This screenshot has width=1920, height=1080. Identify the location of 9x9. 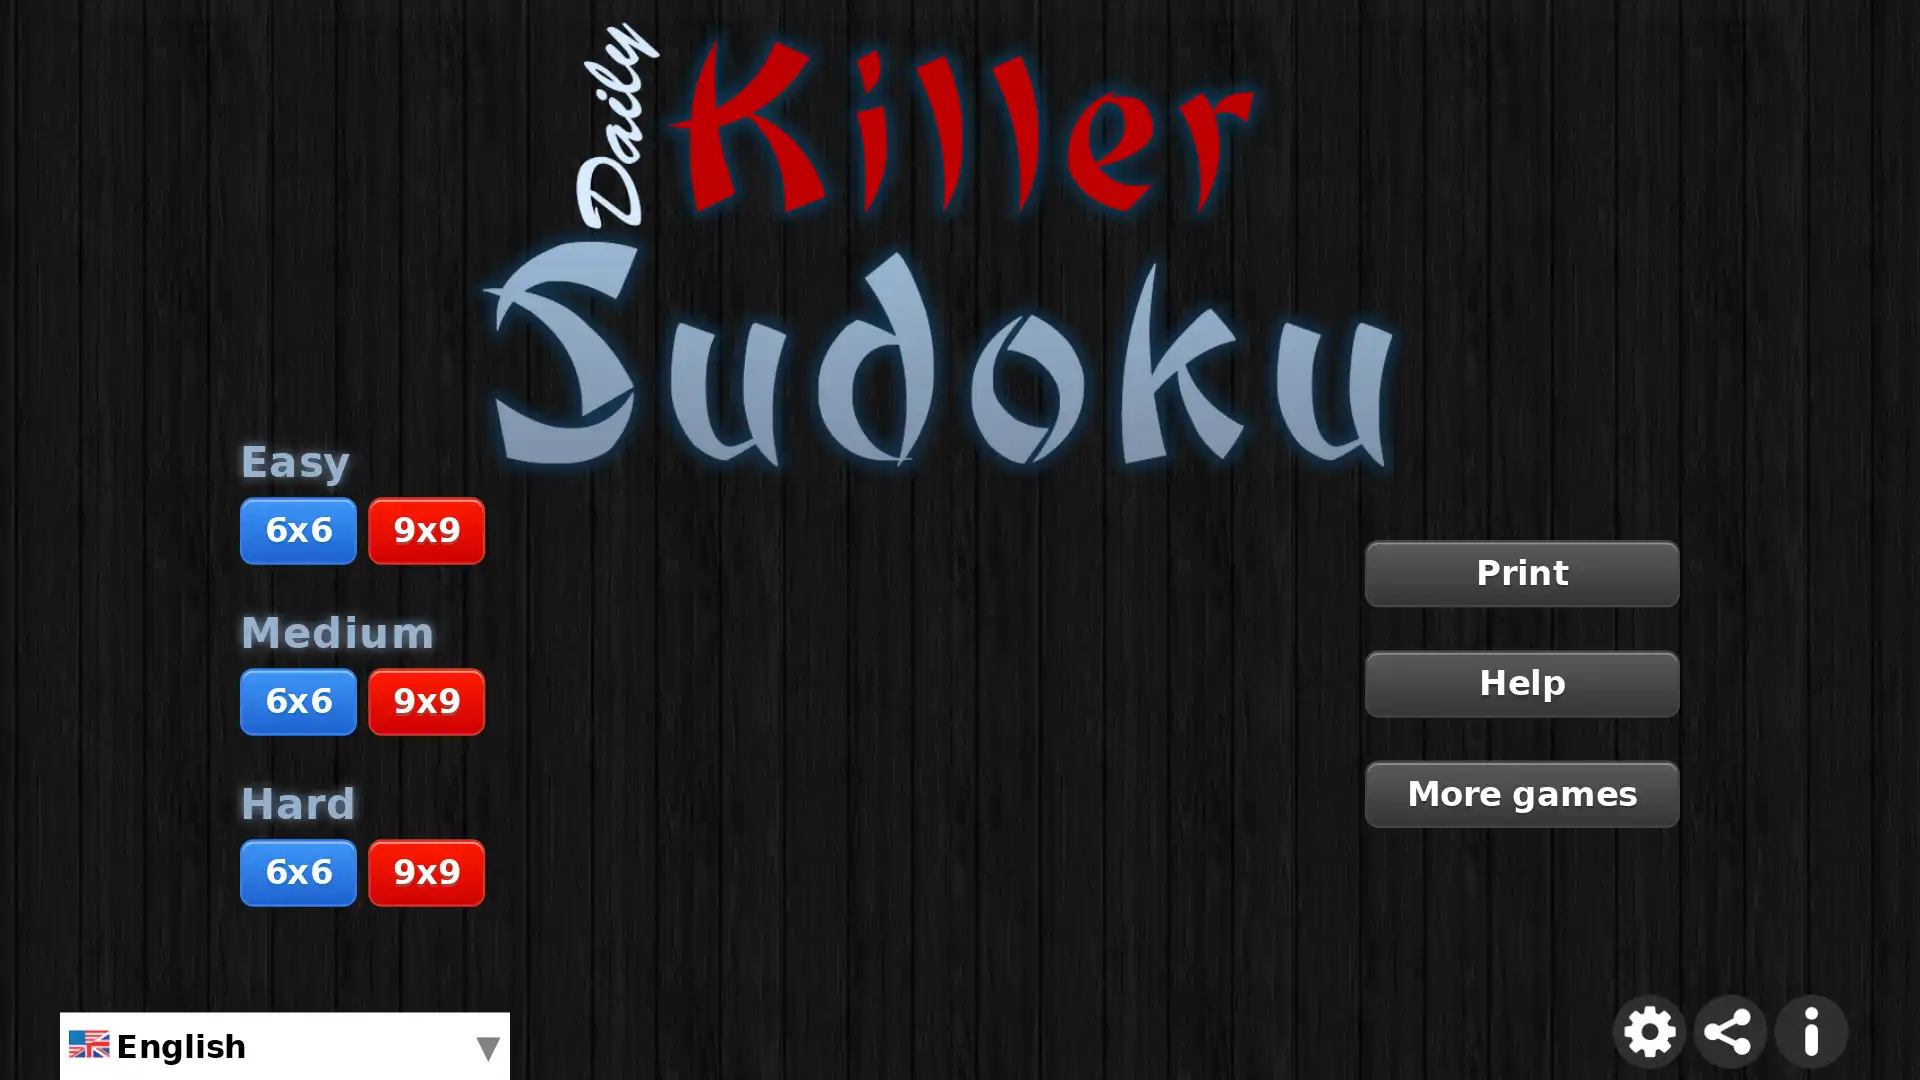
(425, 871).